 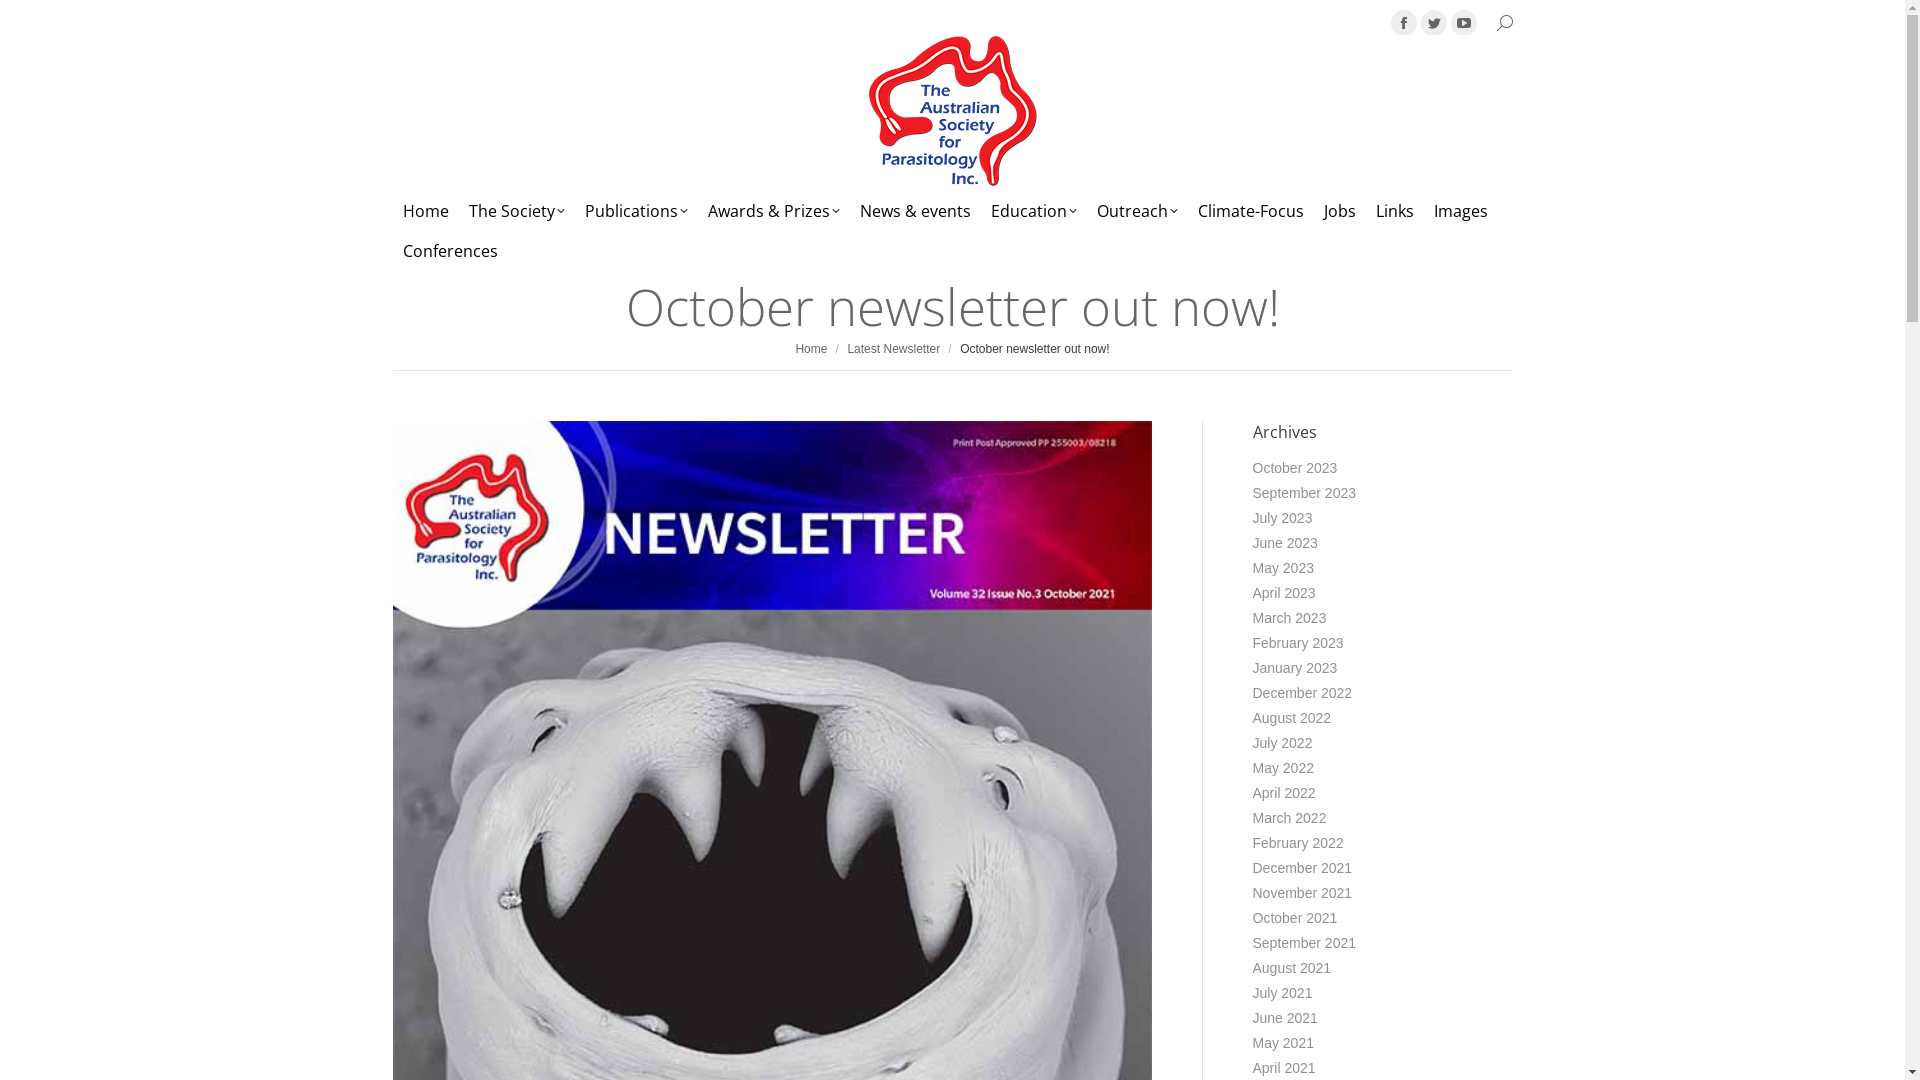 What do you see at coordinates (1294, 918) in the screenshot?
I see `'October 2021'` at bounding box center [1294, 918].